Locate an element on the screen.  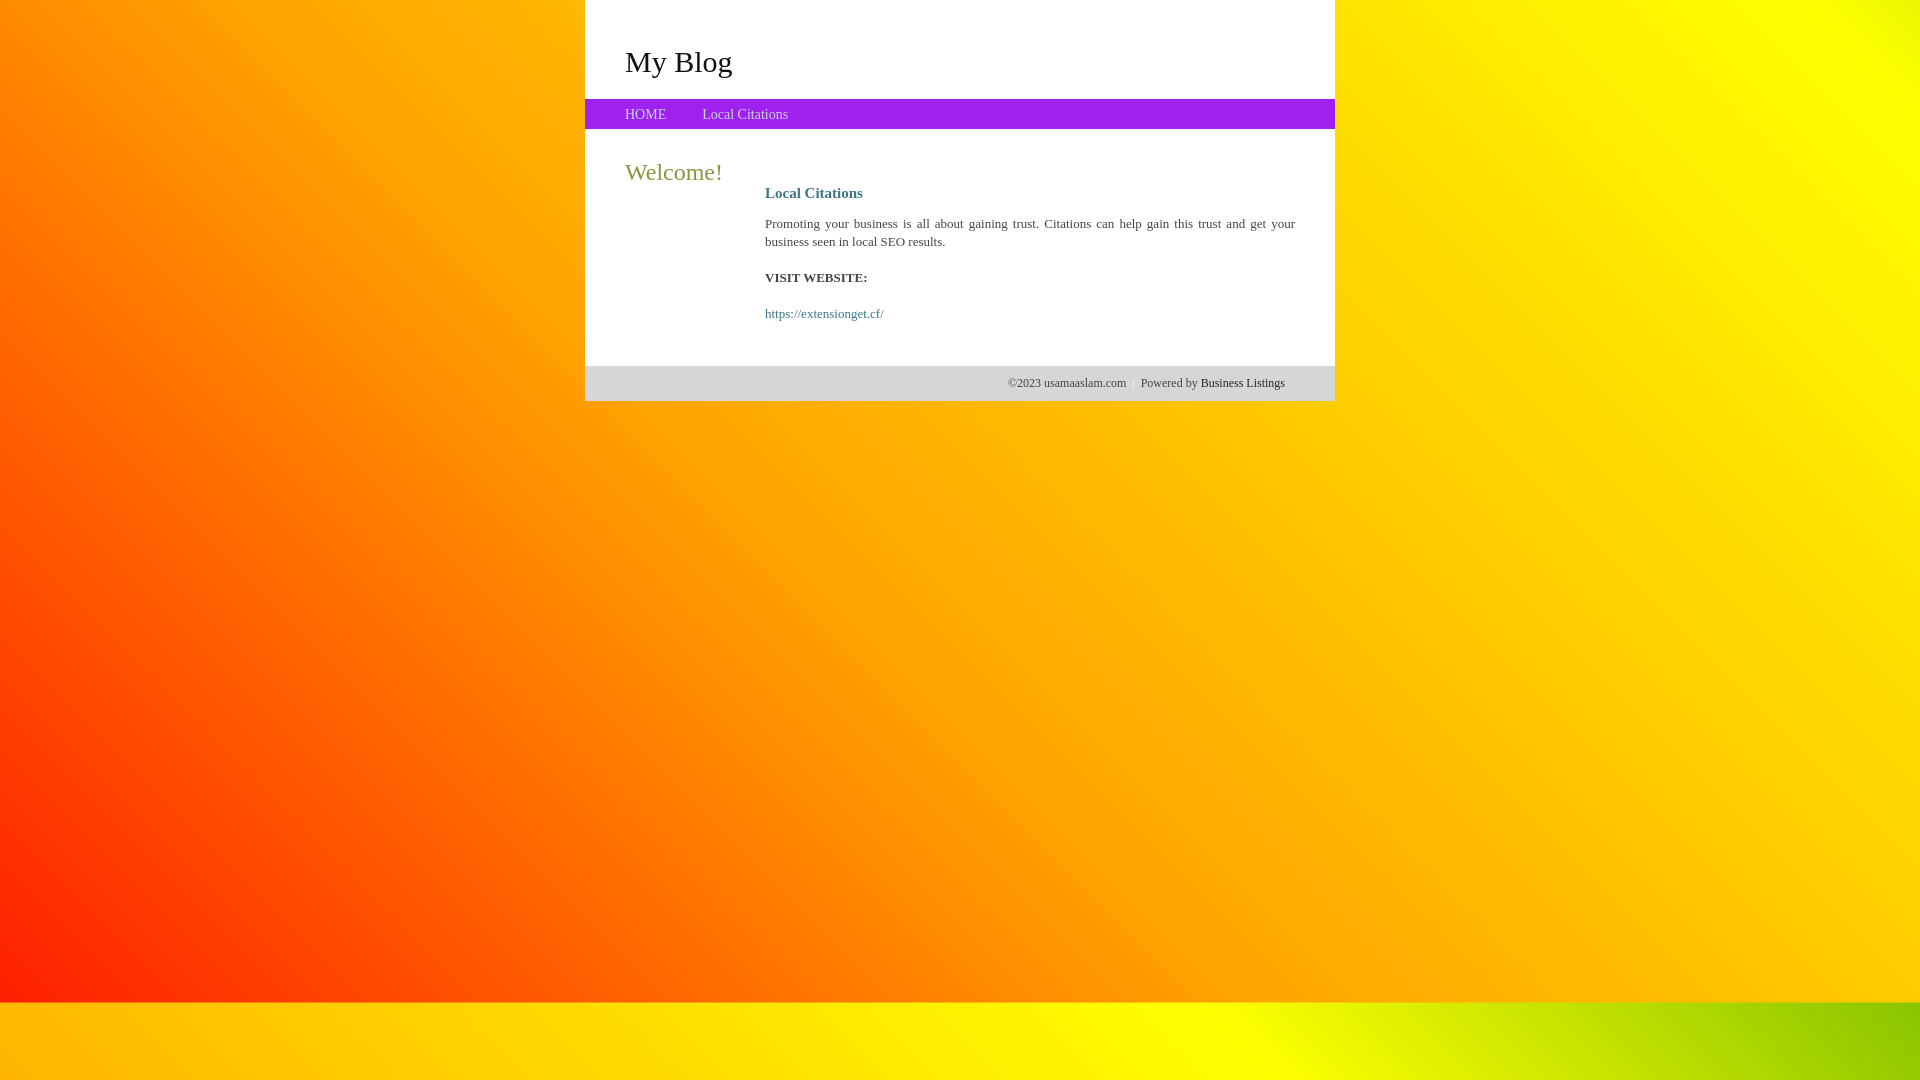
'My Blog' is located at coordinates (623, 60).